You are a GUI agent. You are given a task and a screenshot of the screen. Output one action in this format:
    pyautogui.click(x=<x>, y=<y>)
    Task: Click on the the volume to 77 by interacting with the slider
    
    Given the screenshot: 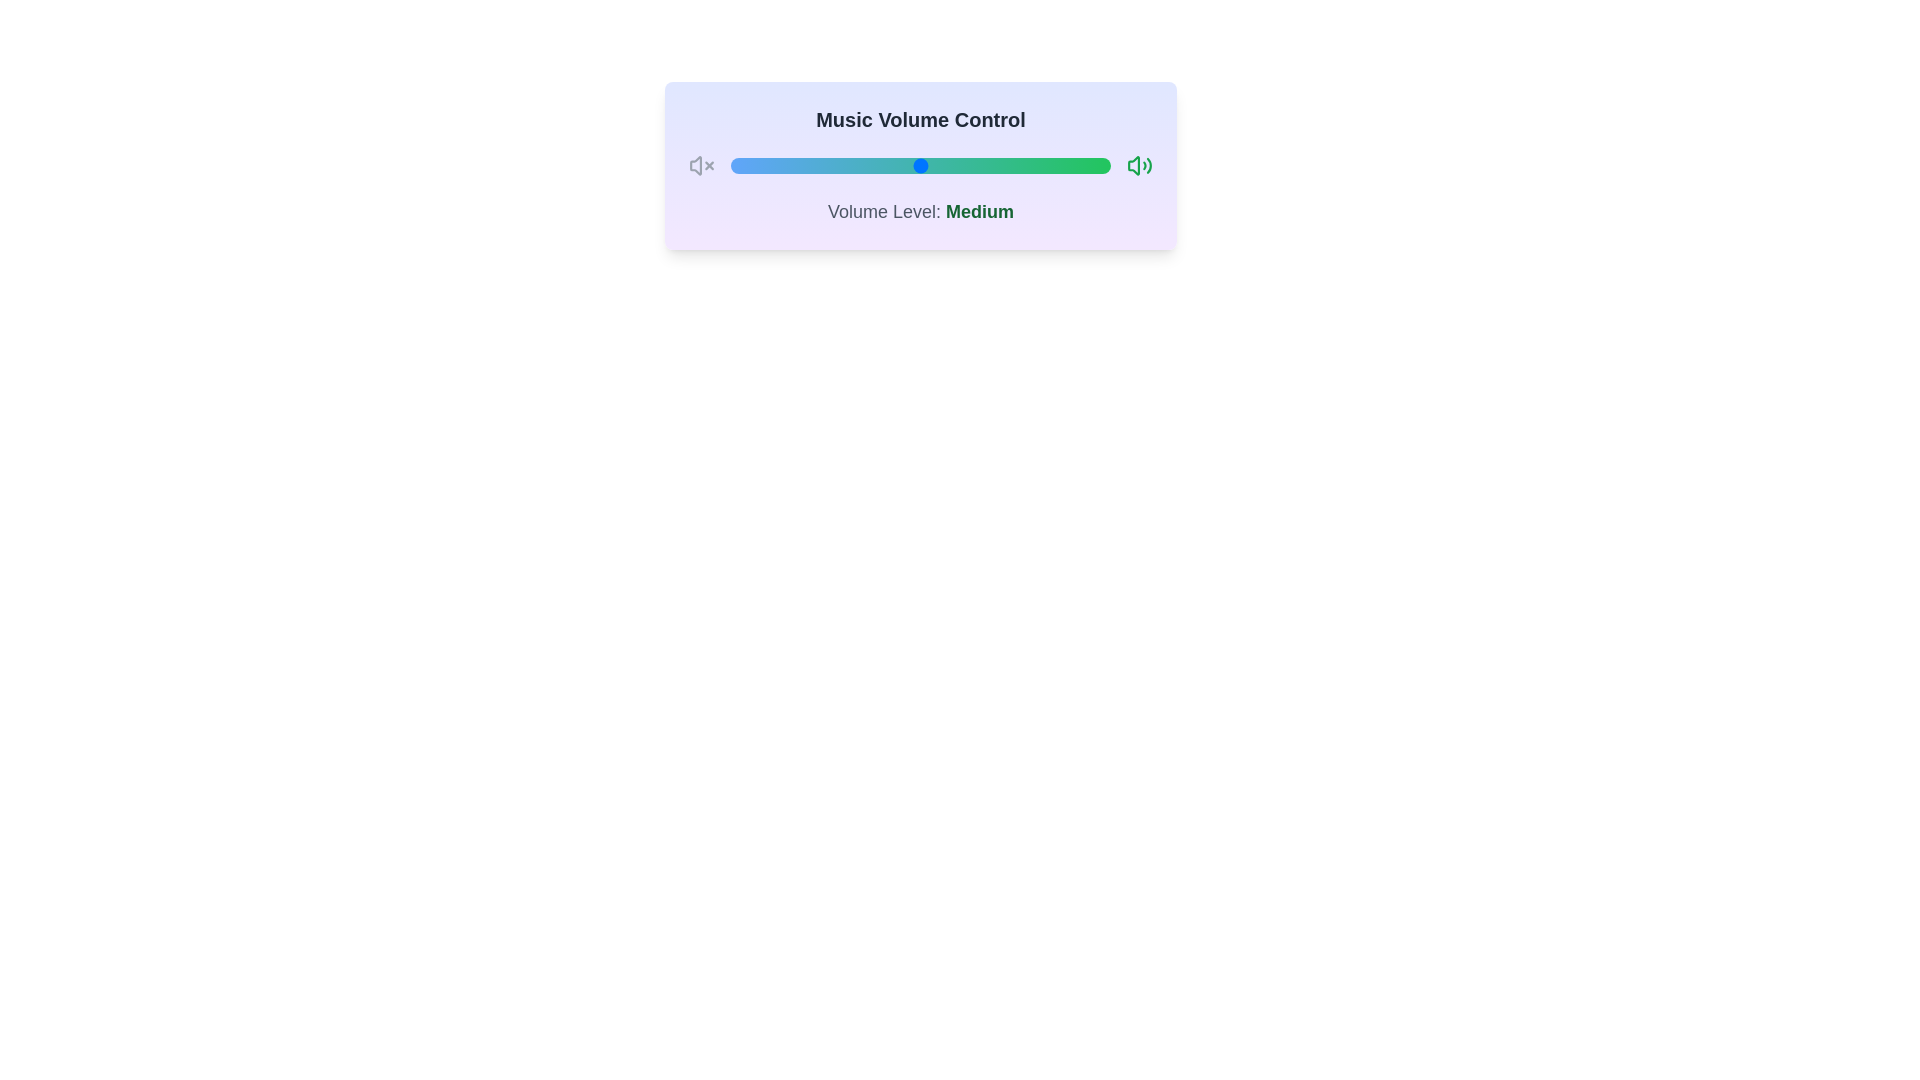 What is the action you would take?
    pyautogui.click(x=1023, y=164)
    